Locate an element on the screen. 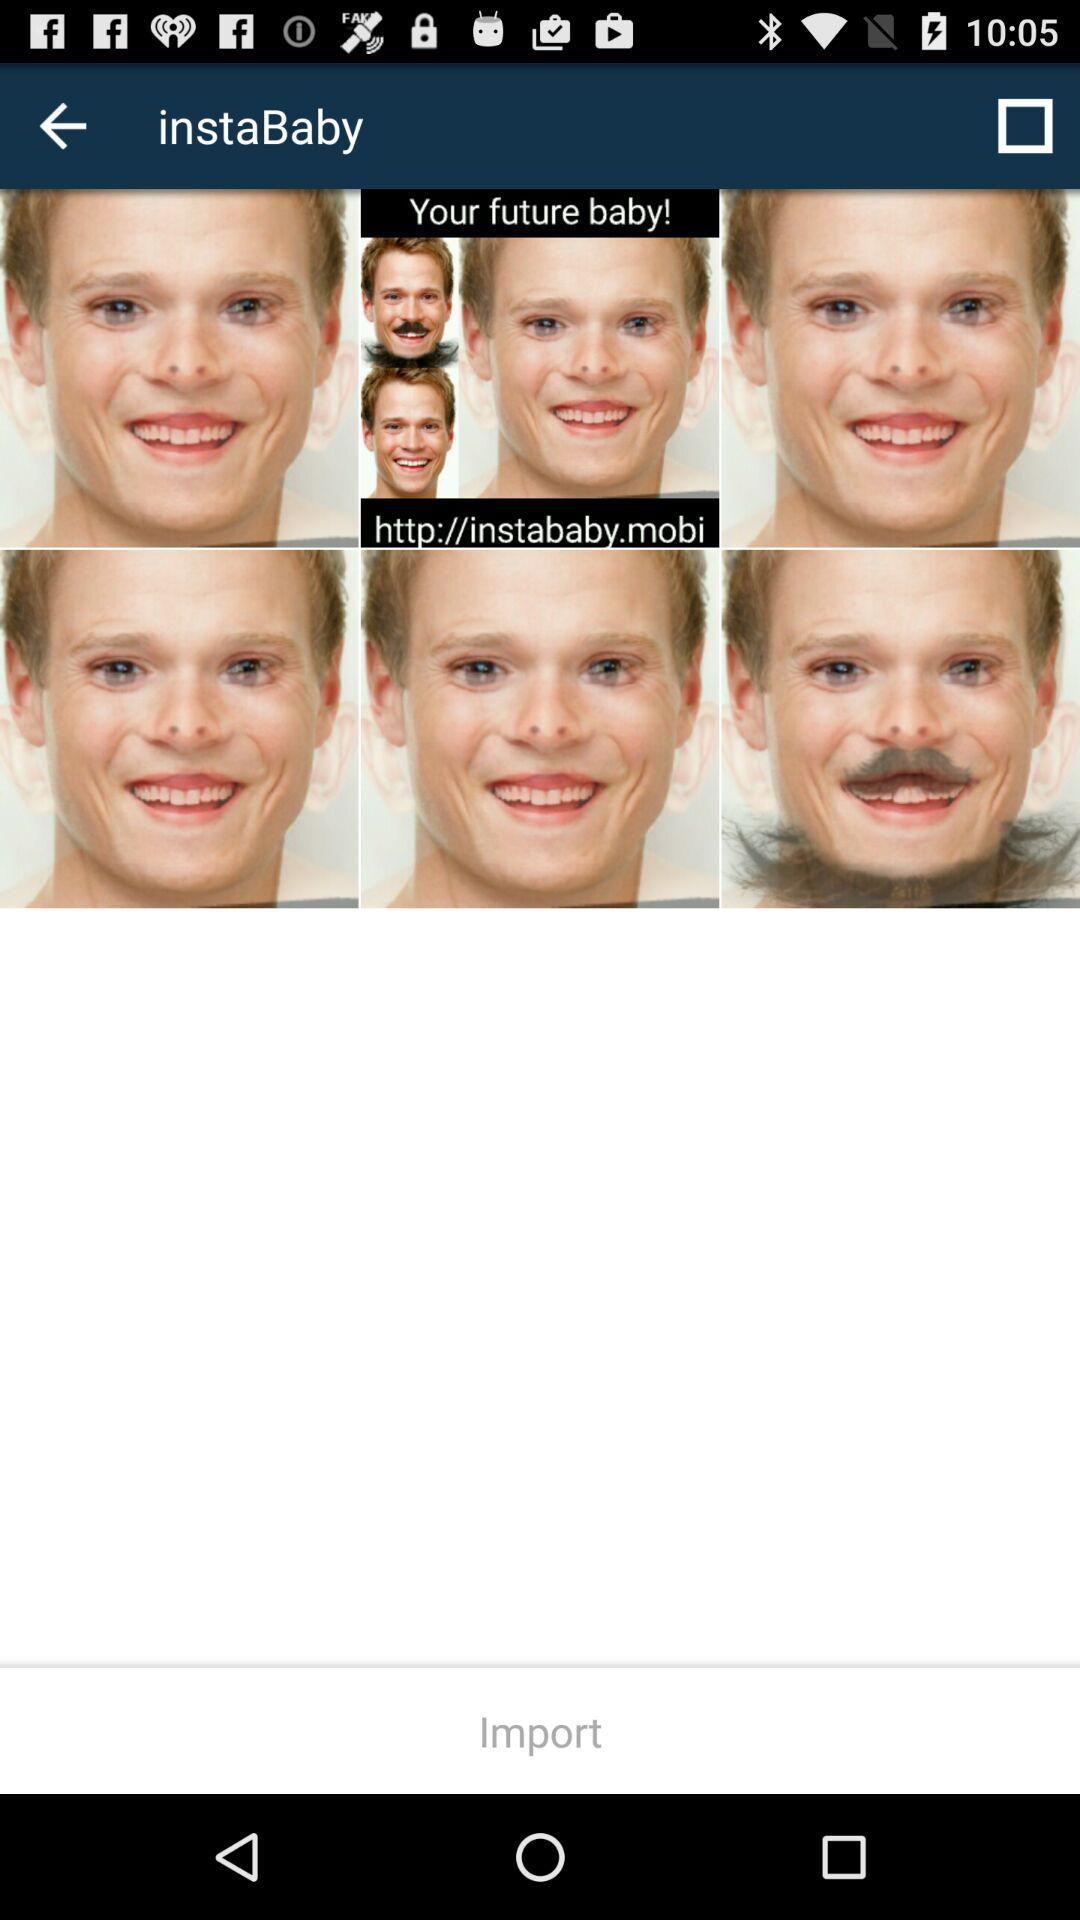 Image resolution: width=1080 pixels, height=1920 pixels. the third image in the second row is located at coordinates (901, 728).